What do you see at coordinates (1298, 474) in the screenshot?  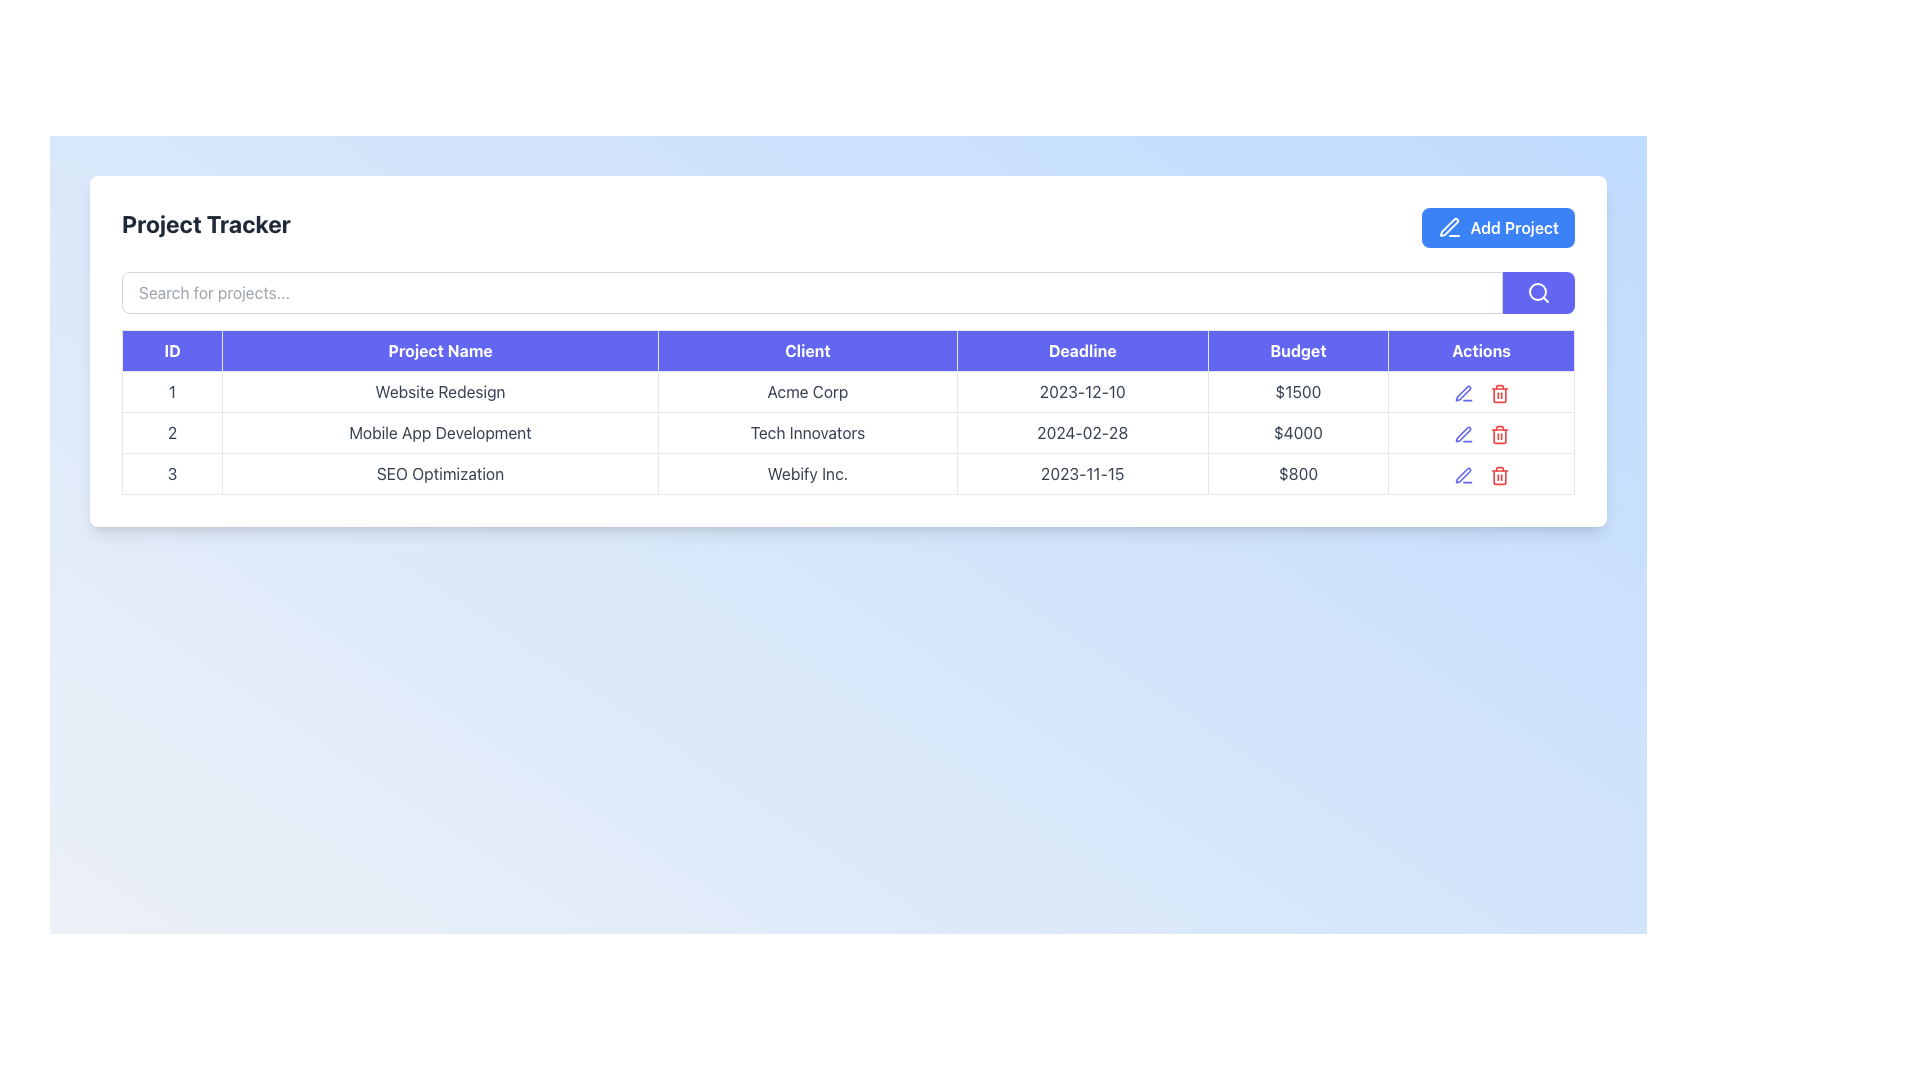 I see `the table cell displaying the text "$800" in the last row under the "Budget" column for the project "SEO Optimization"` at bounding box center [1298, 474].